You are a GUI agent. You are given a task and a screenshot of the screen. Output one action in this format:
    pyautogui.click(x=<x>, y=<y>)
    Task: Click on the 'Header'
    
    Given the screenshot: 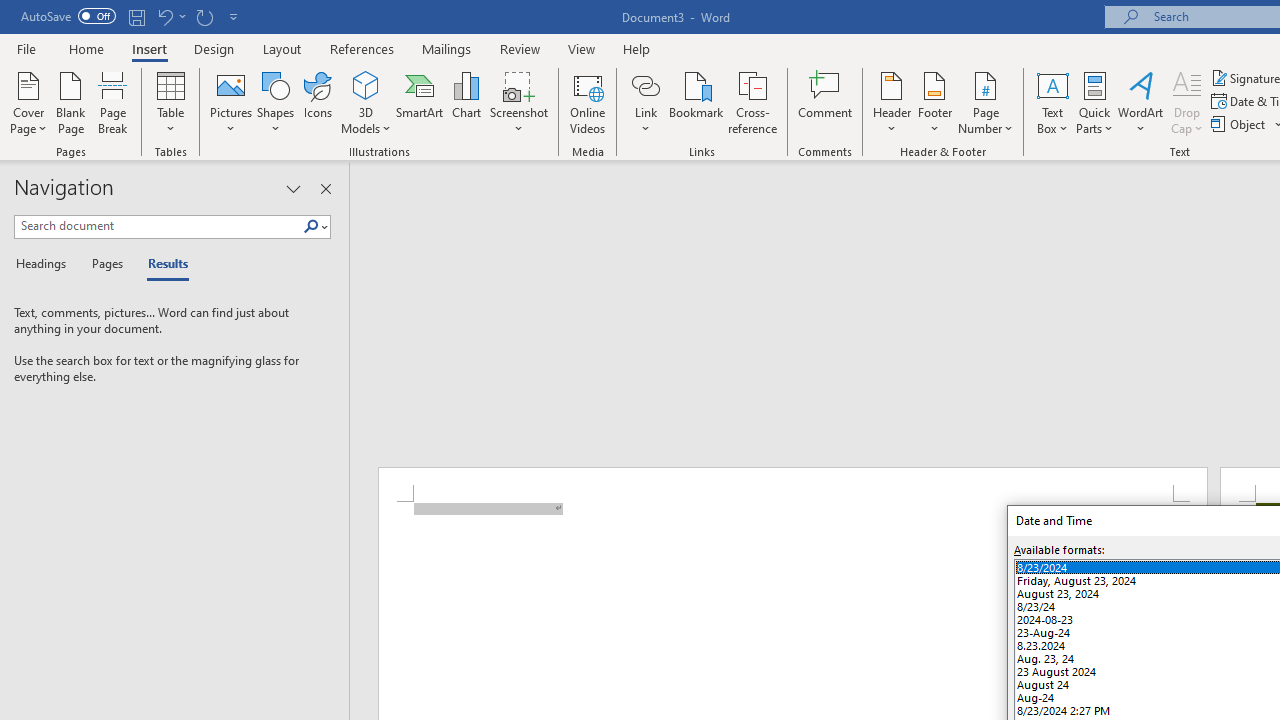 What is the action you would take?
    pyautogui.click(x=891, y=103)
    